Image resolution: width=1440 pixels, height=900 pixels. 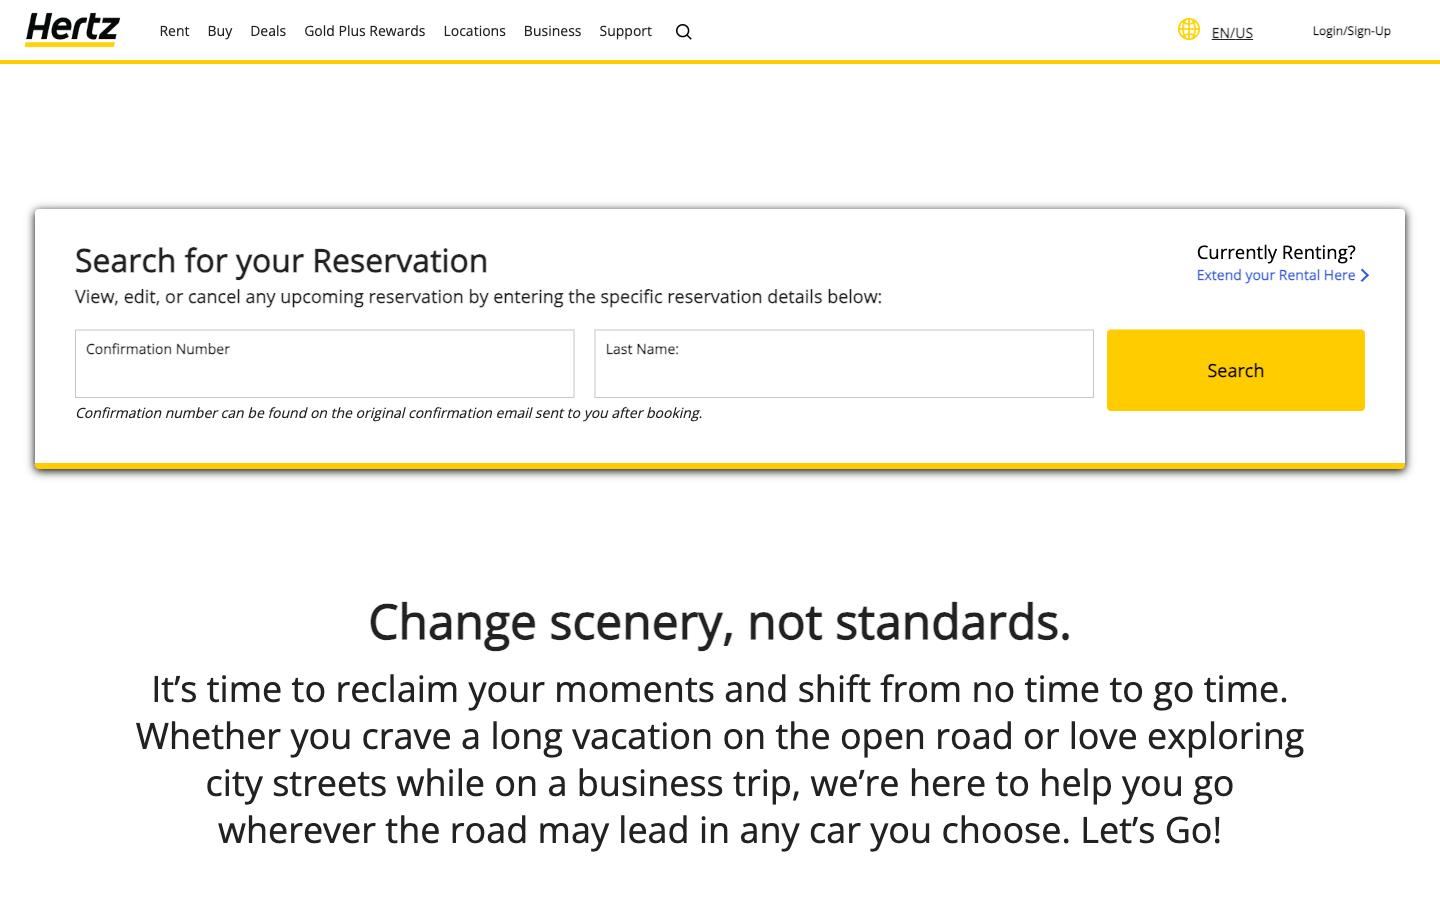 What do you see at coordinates (1281, 261) in the screenshot?
I see `the page for rental extension` at bounding box center [1281, 261].